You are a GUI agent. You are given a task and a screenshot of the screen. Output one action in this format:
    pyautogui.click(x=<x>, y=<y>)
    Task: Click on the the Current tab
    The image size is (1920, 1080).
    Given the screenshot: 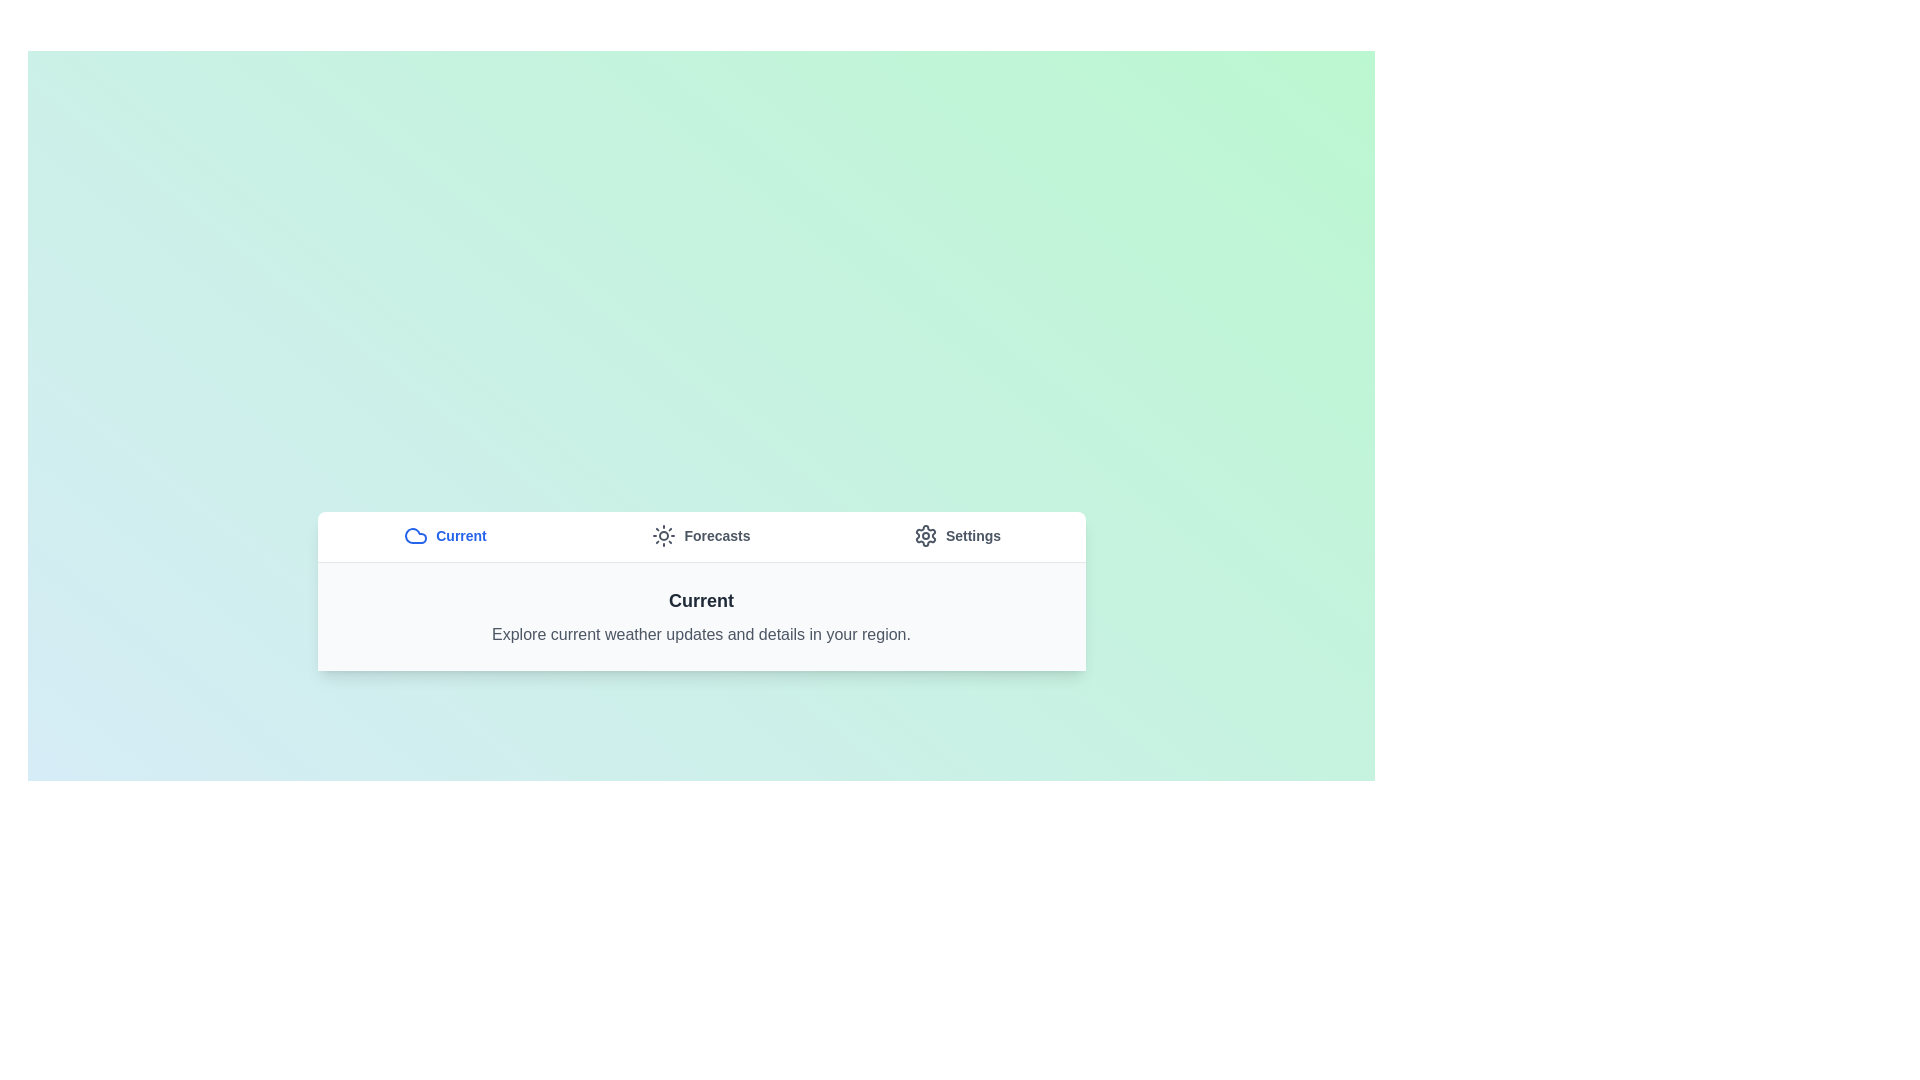 What is the action you would take?
    pyautogui.click(x=444, y=535)
    